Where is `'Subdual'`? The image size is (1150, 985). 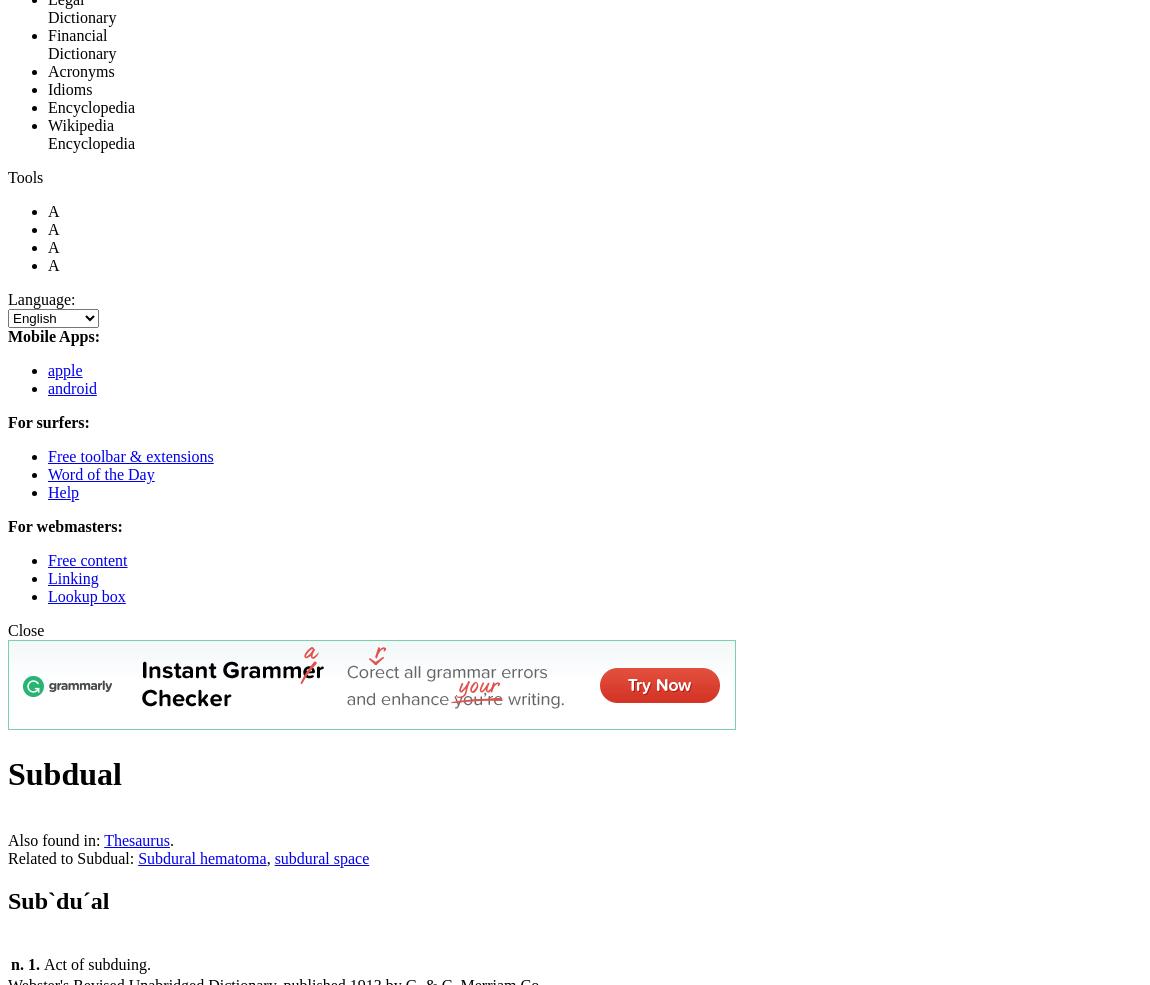 'Subdual' is located at coordinates (63, 773).